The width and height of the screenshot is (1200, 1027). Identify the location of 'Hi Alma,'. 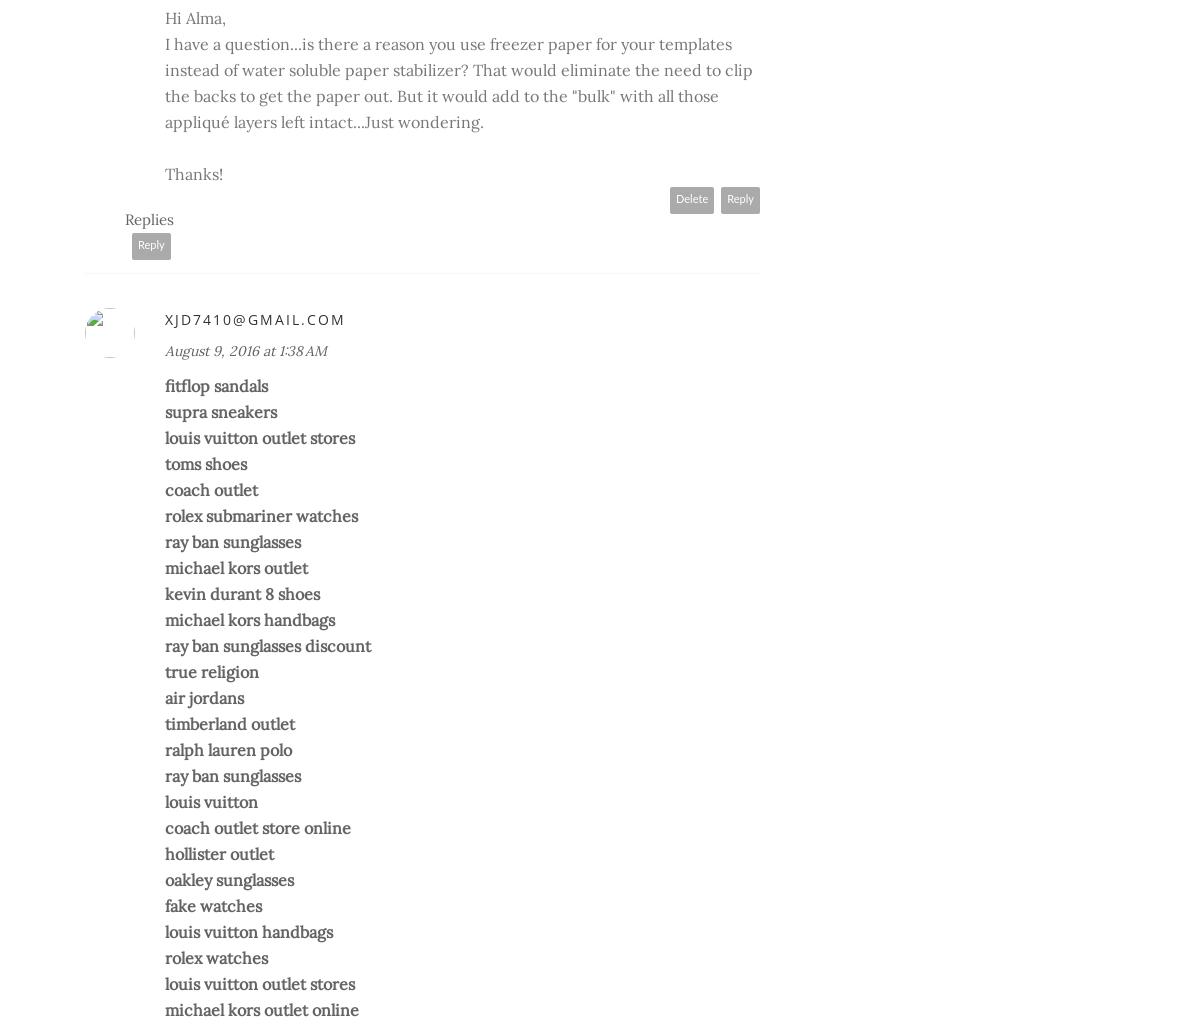
(194, 17).